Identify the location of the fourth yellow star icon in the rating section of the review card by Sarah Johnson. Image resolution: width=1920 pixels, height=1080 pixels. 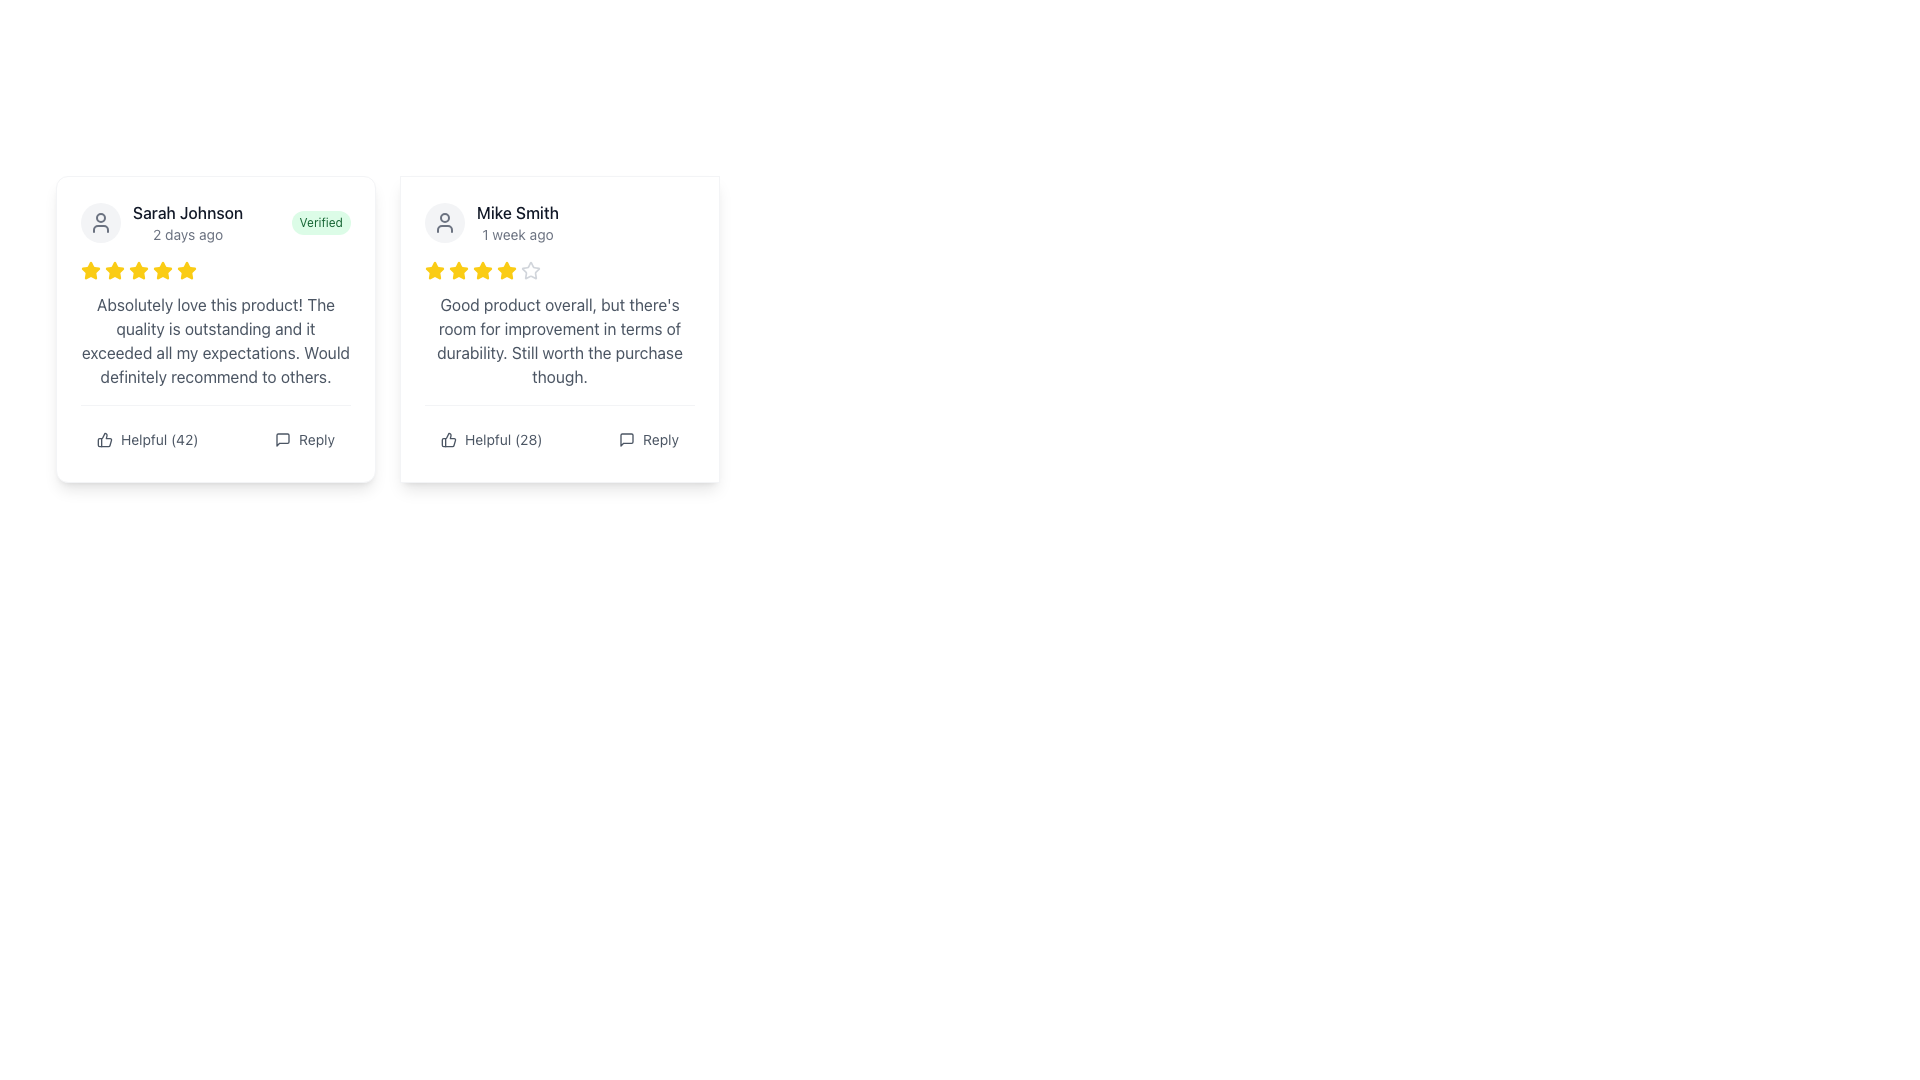
(138, 270).